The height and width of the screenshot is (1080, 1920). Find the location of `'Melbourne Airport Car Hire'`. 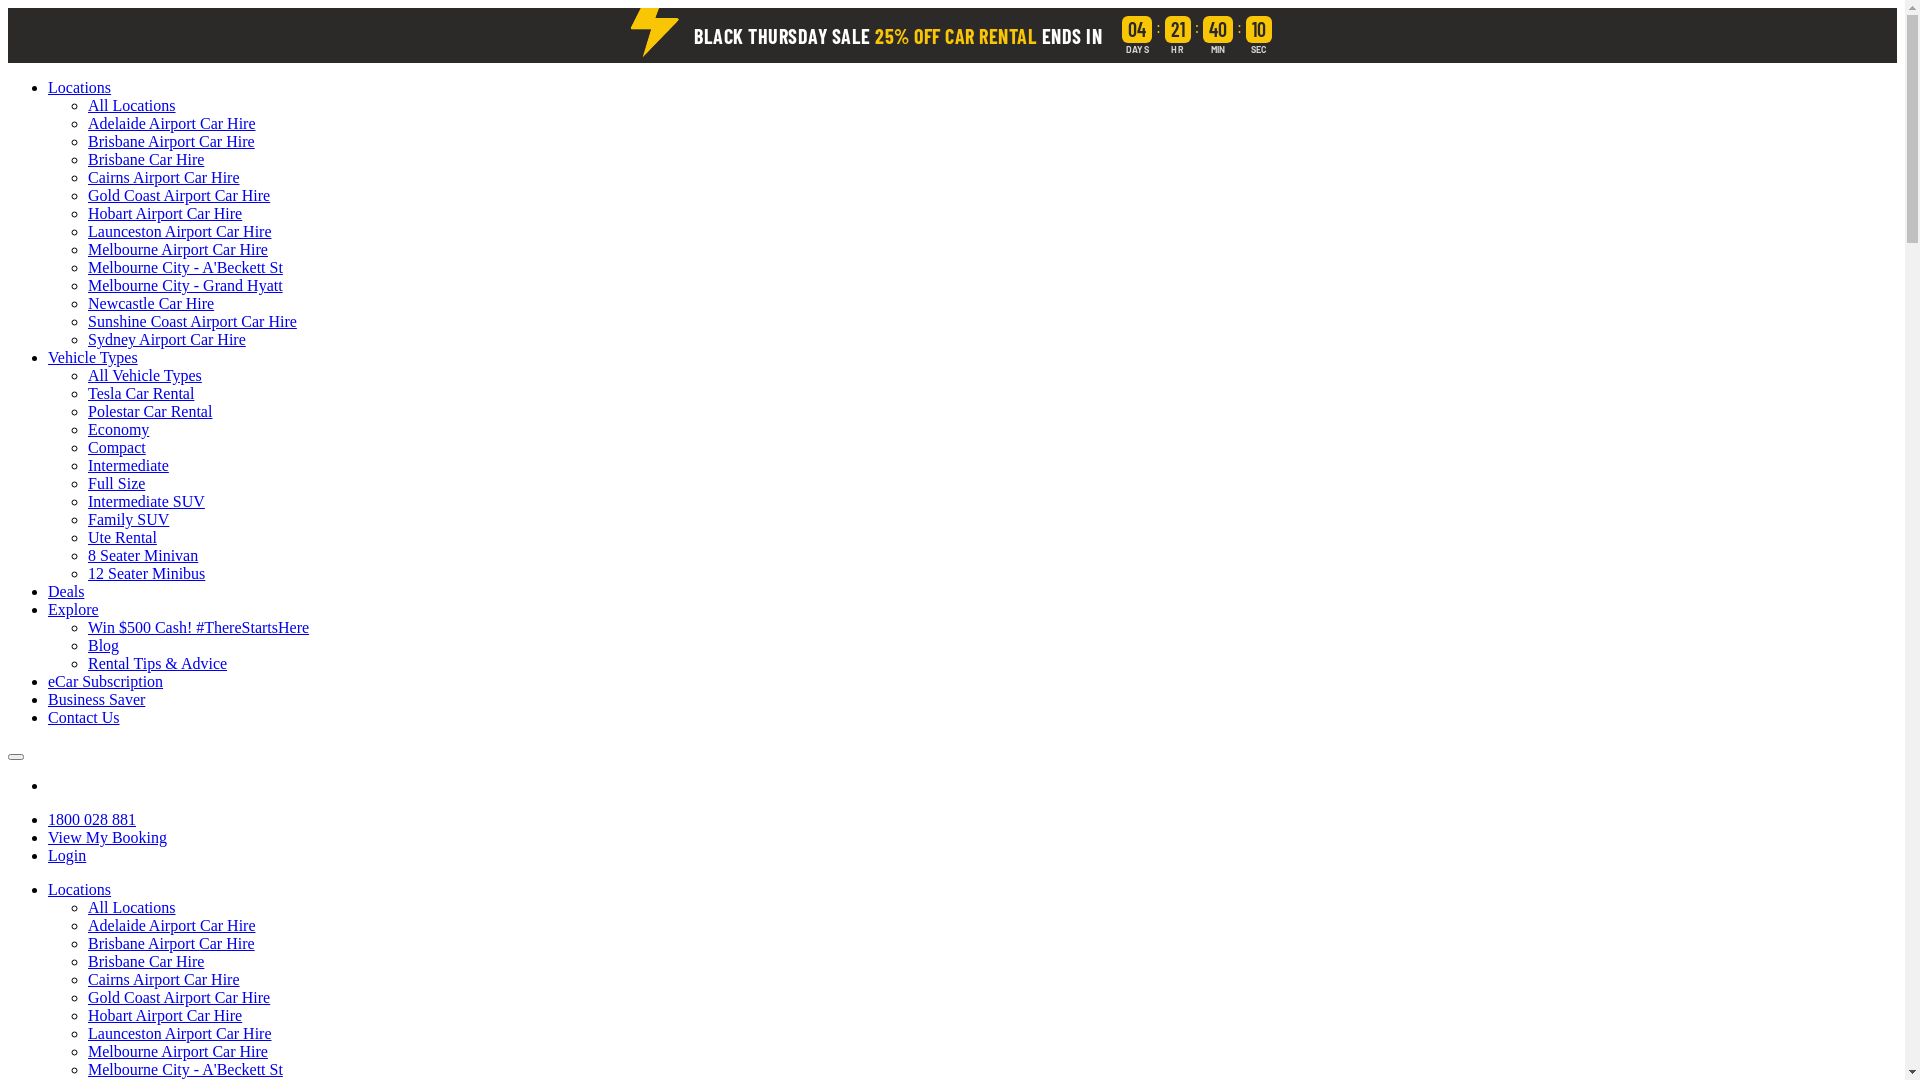

'Melbourne Airport Car Hire' is located at coordinates (177, 1050).